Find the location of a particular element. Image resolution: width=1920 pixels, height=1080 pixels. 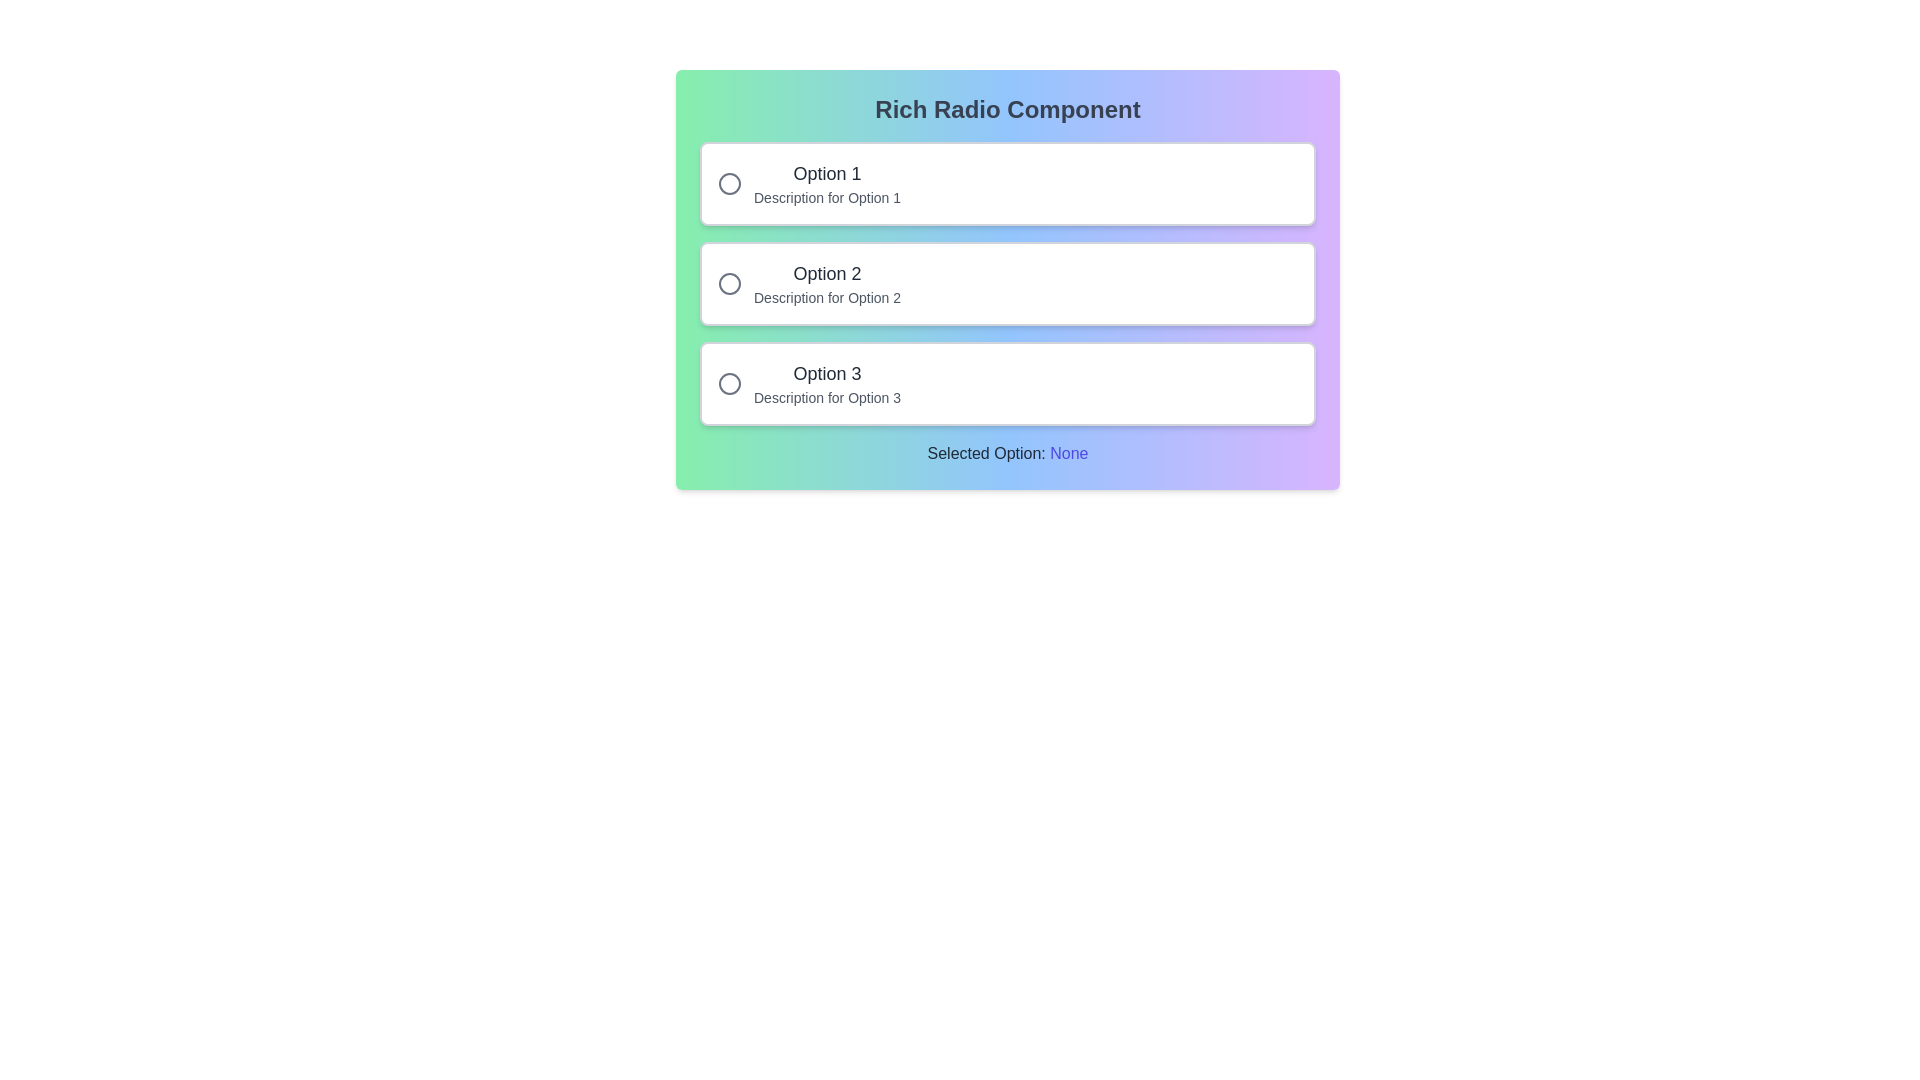

the second radio button option in the vertical list to potentially see hover effects is located at coordinates (1008, 284).